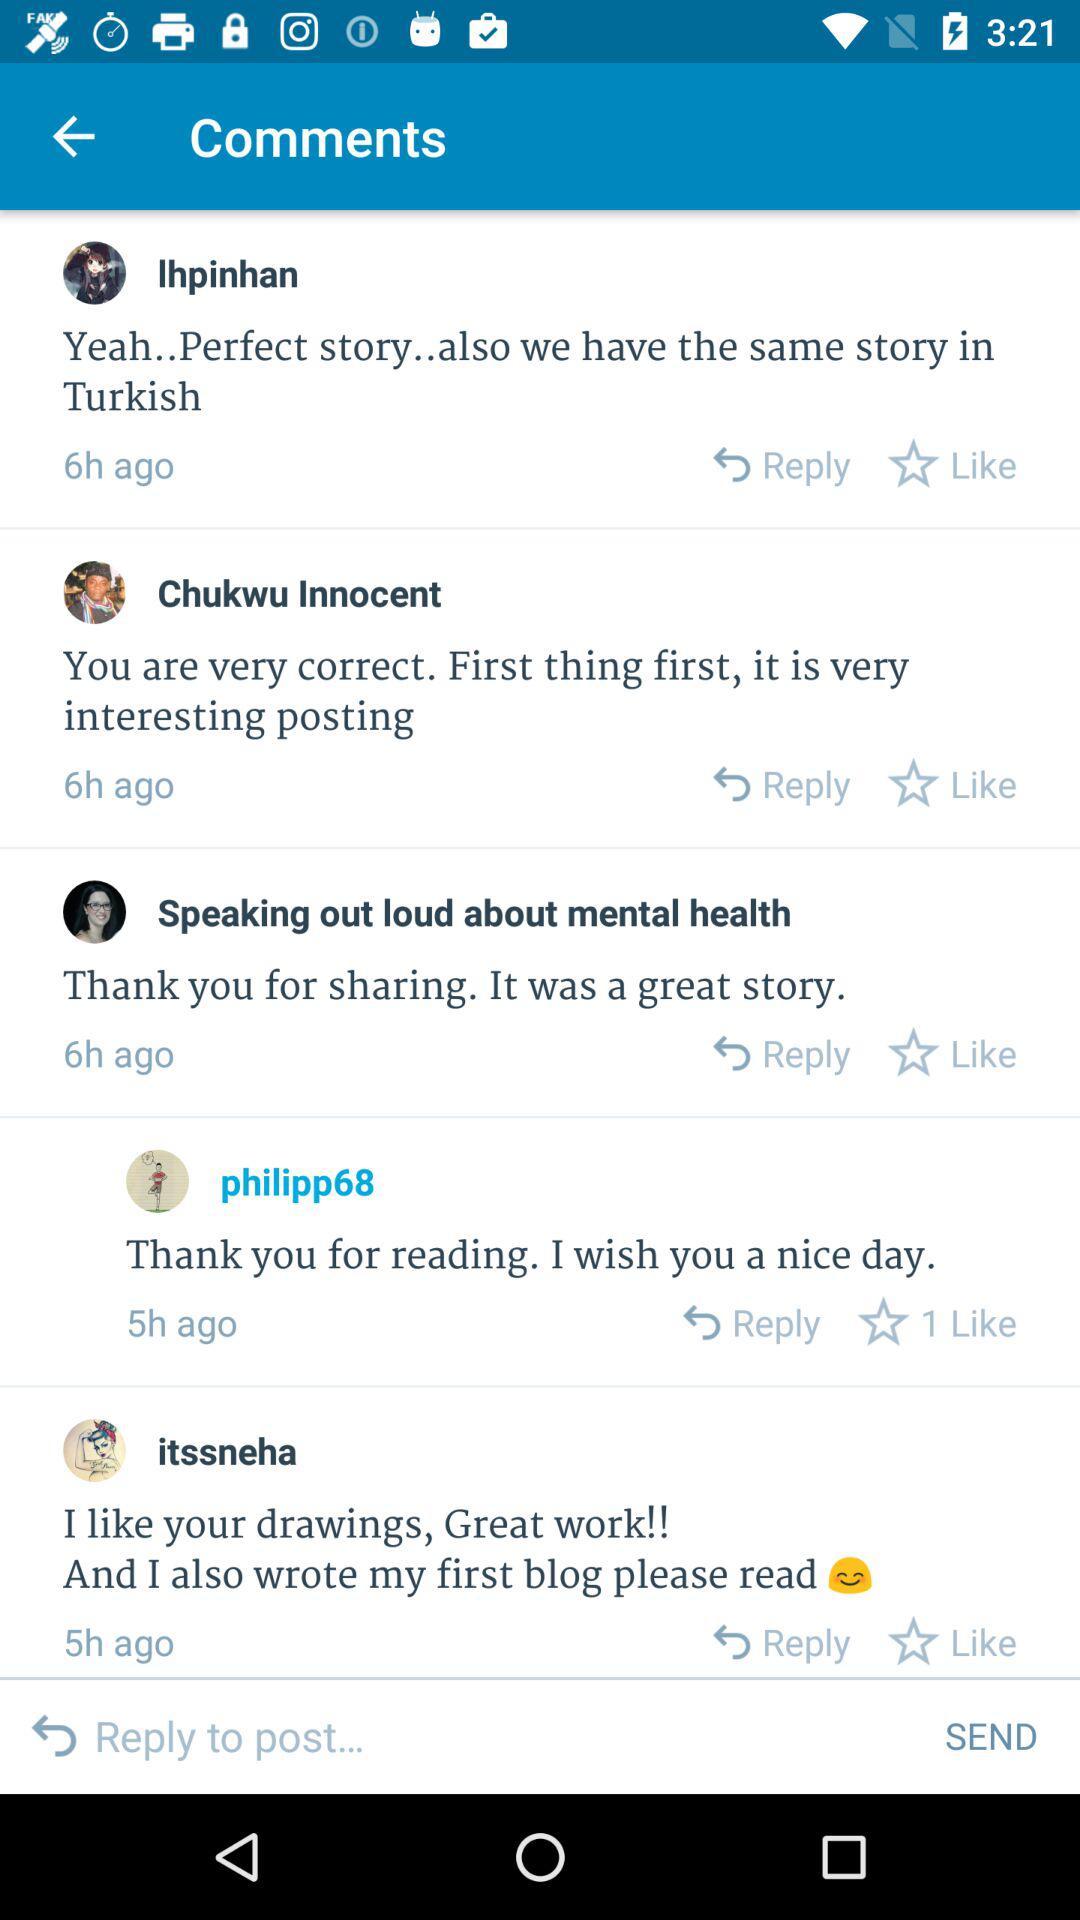 This screenshot has width=1080, height=1920. Describe the element at coordinates (72, 135) in the screenshot. I see `icon to the left of comments icon` at that location.